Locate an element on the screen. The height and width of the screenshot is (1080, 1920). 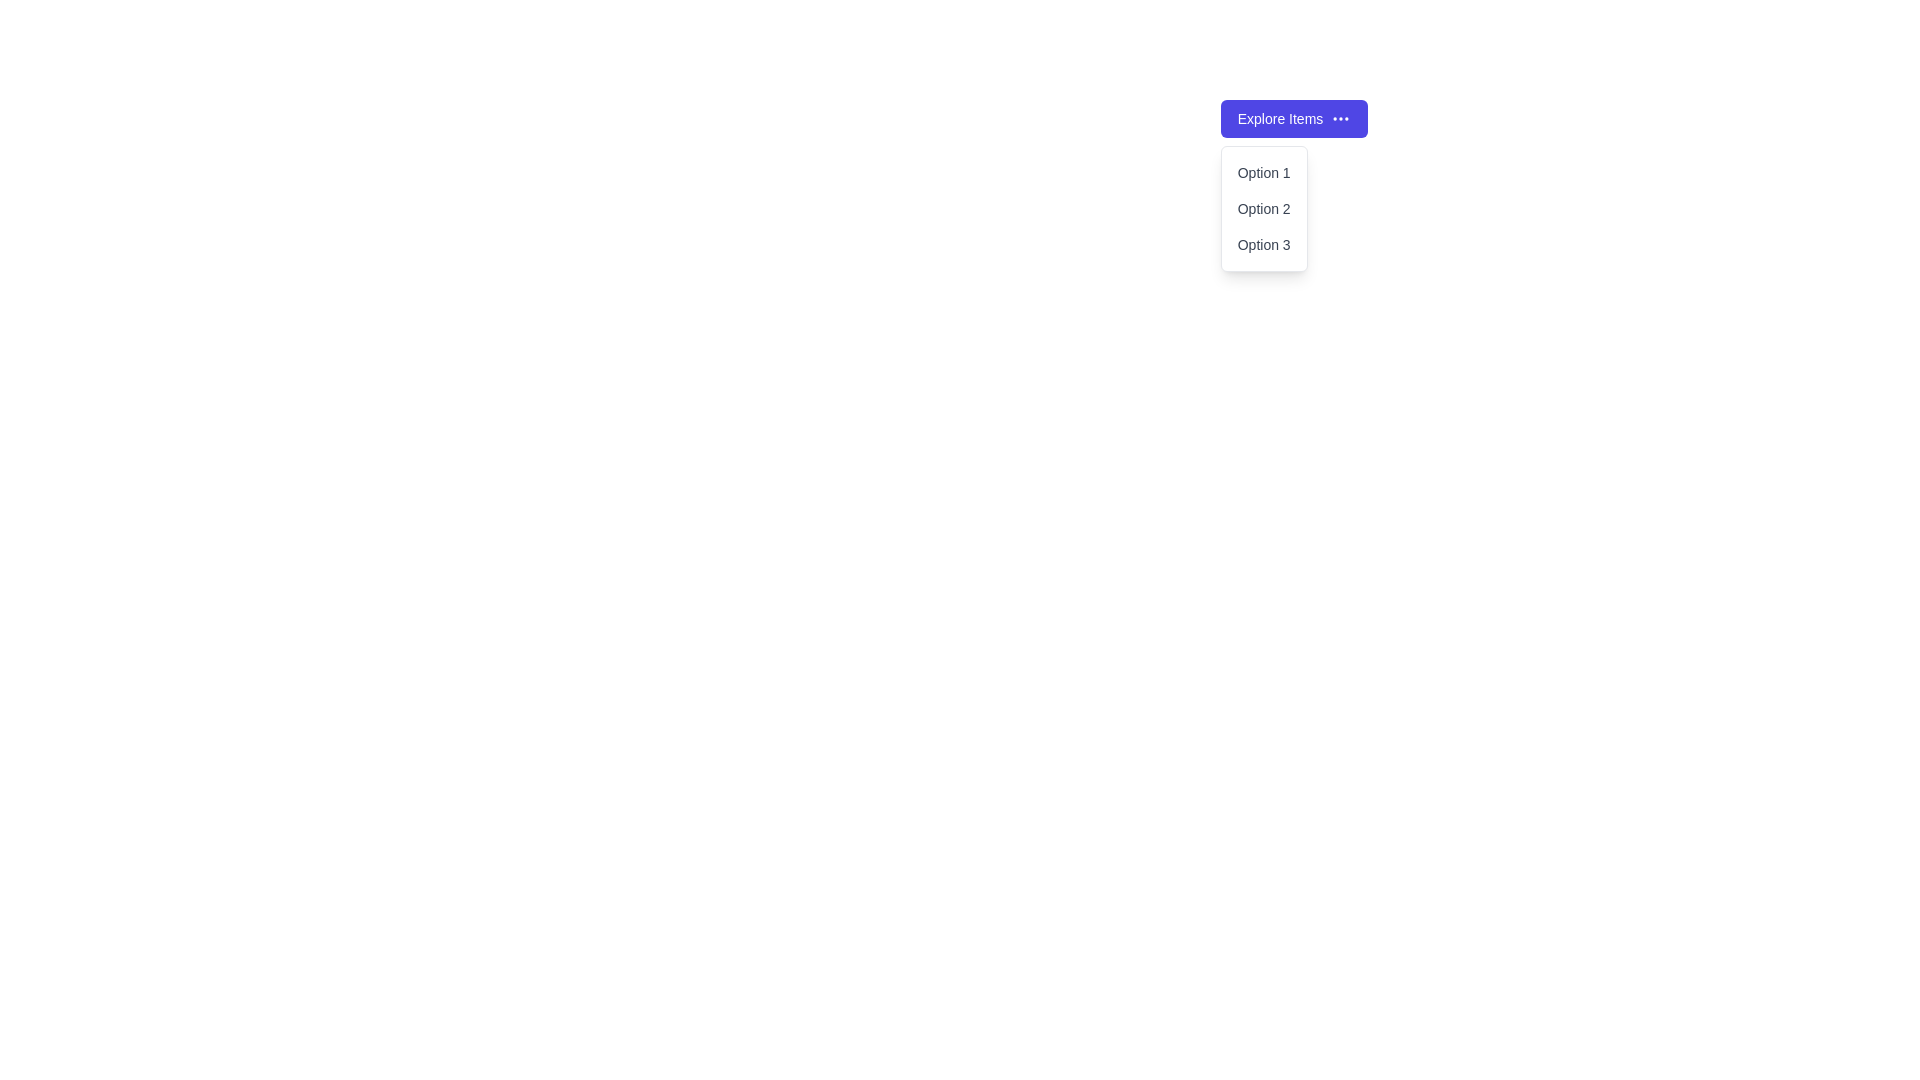
the 'Explore Items' button to toggle the dropdown visibility is located at coordinates (1294, 119).